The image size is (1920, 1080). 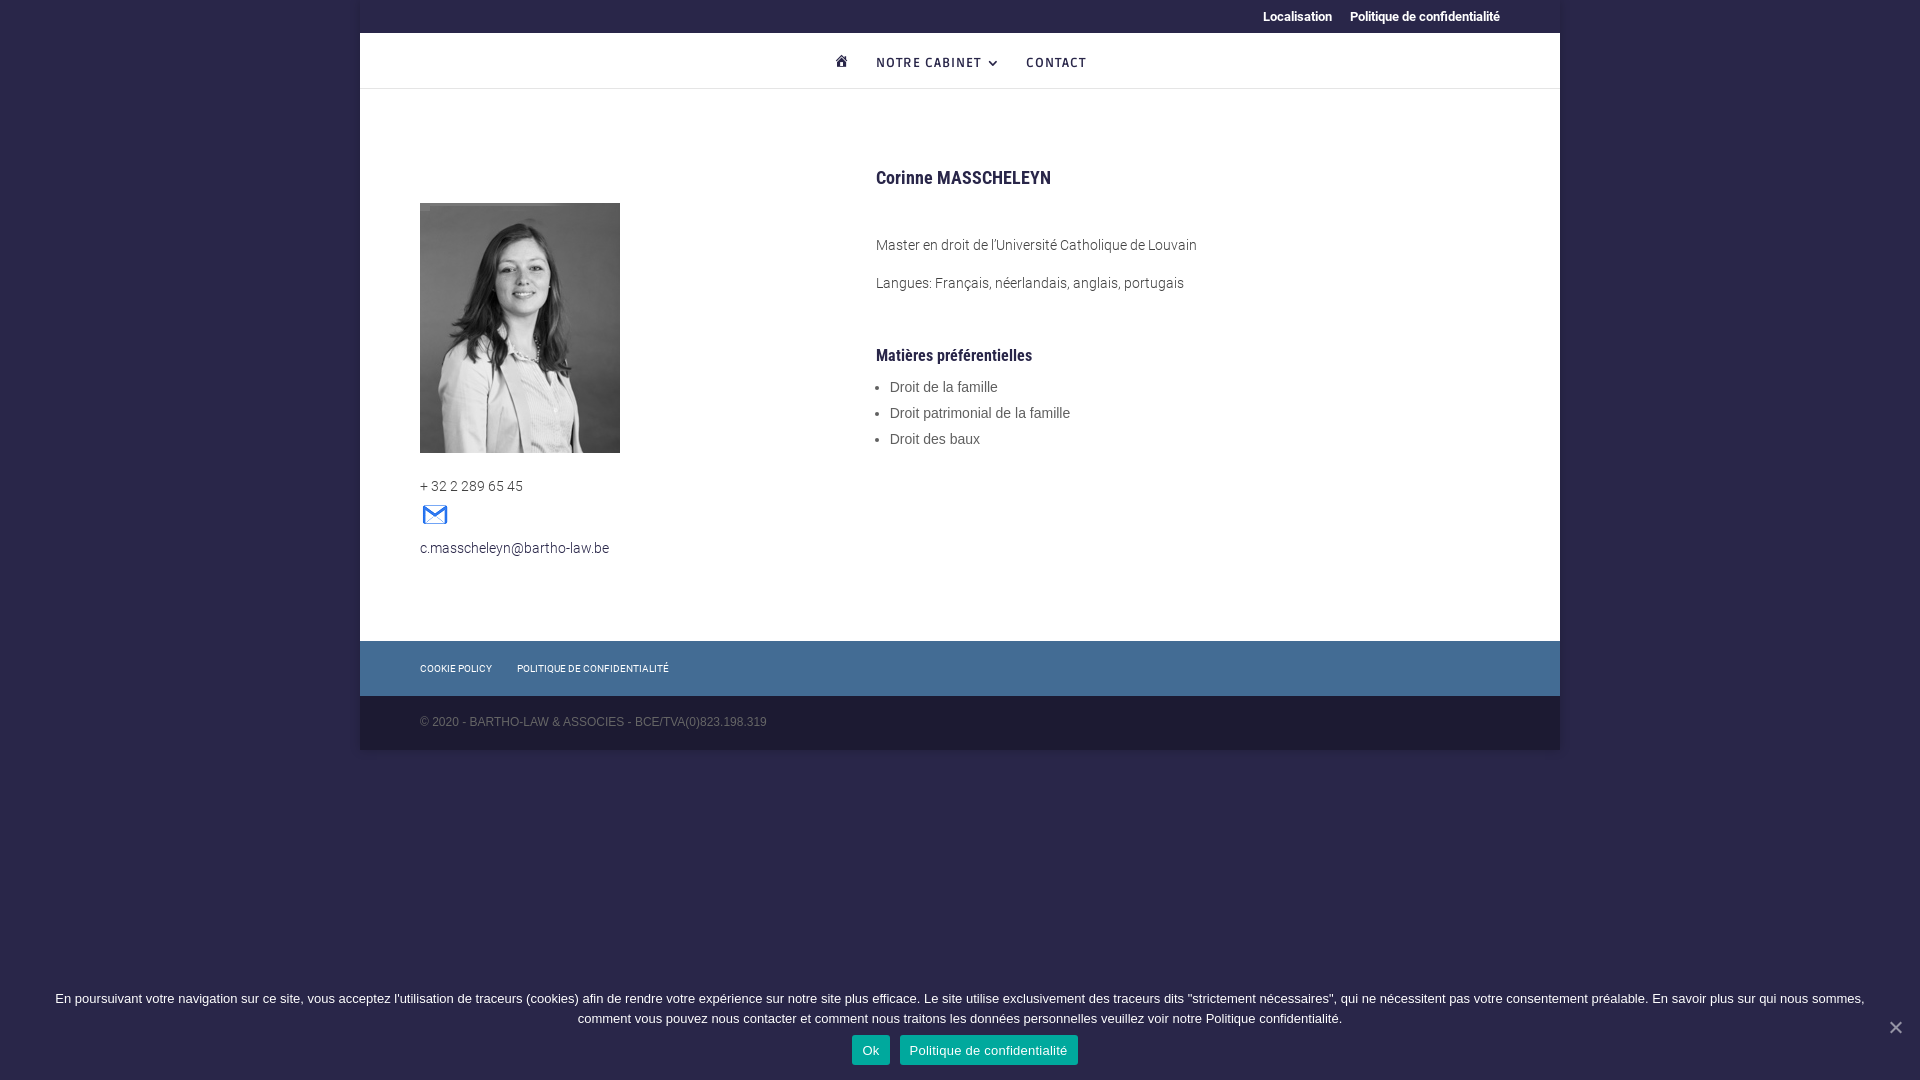 I want to click on 'c.masscheleyn@bartho-law.be', so click(x=514, y=535).